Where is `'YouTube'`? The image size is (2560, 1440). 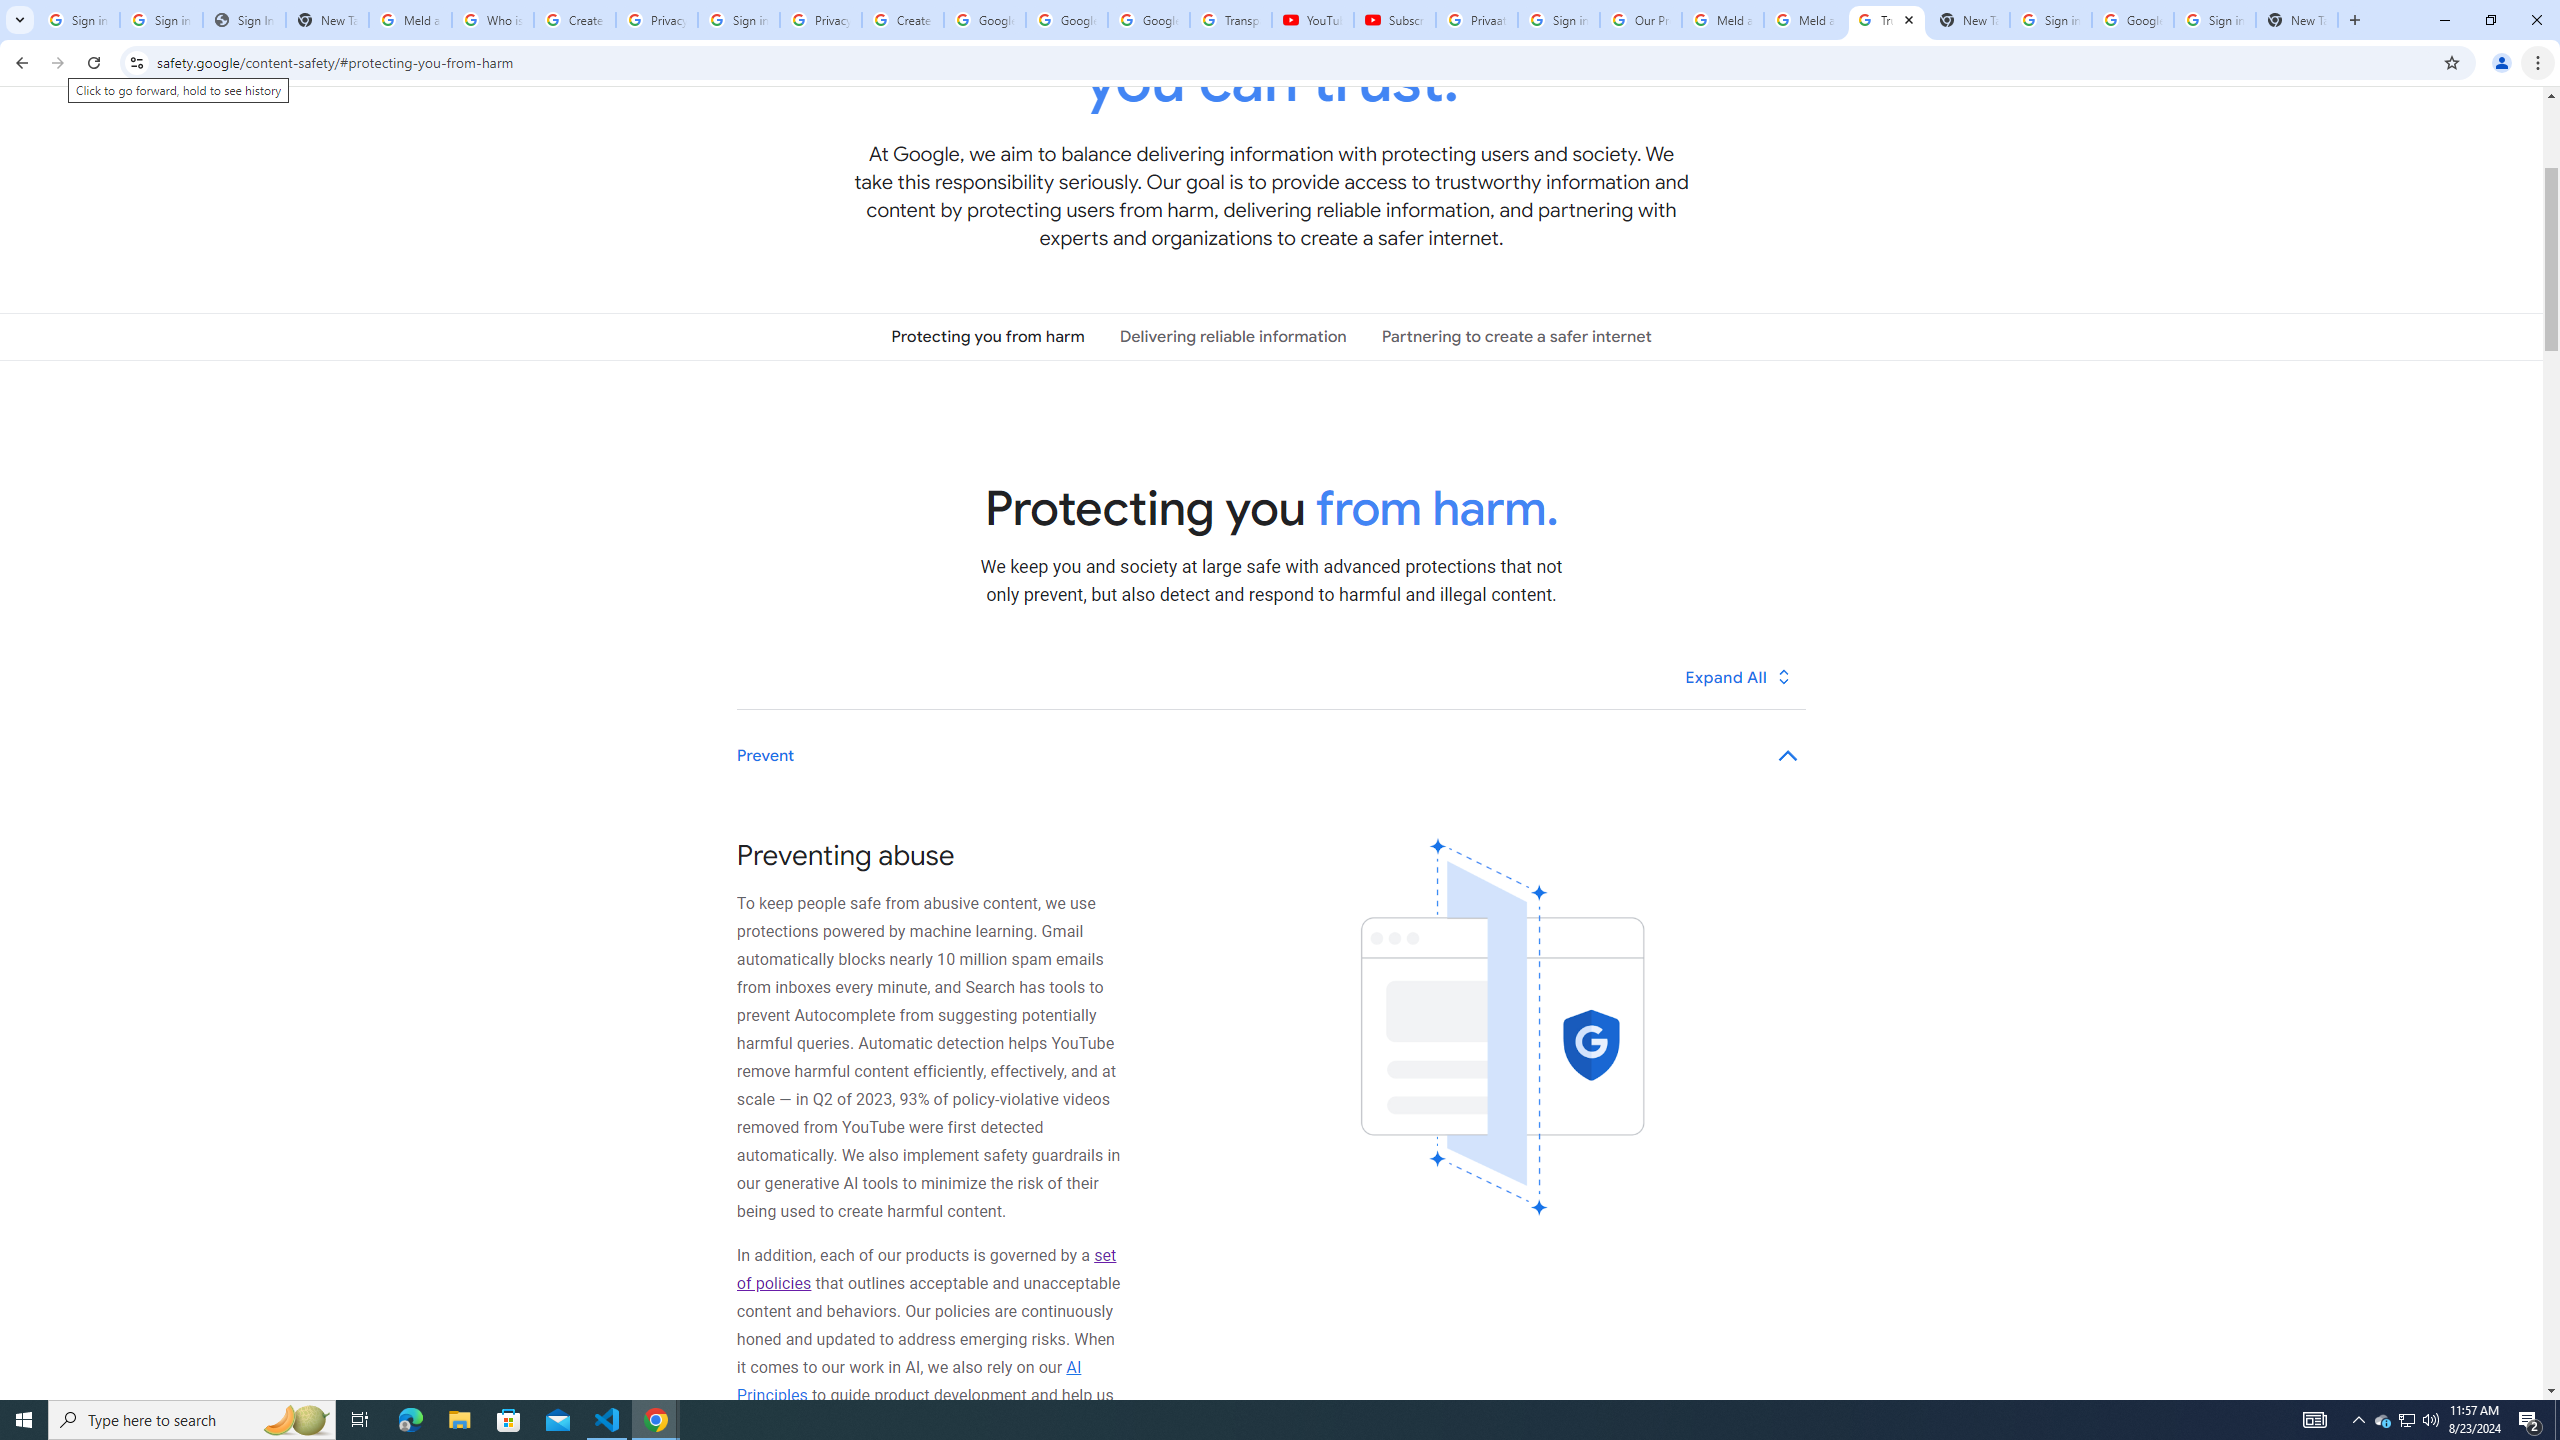 'YouTube' is located at coordinates (1312, 19).